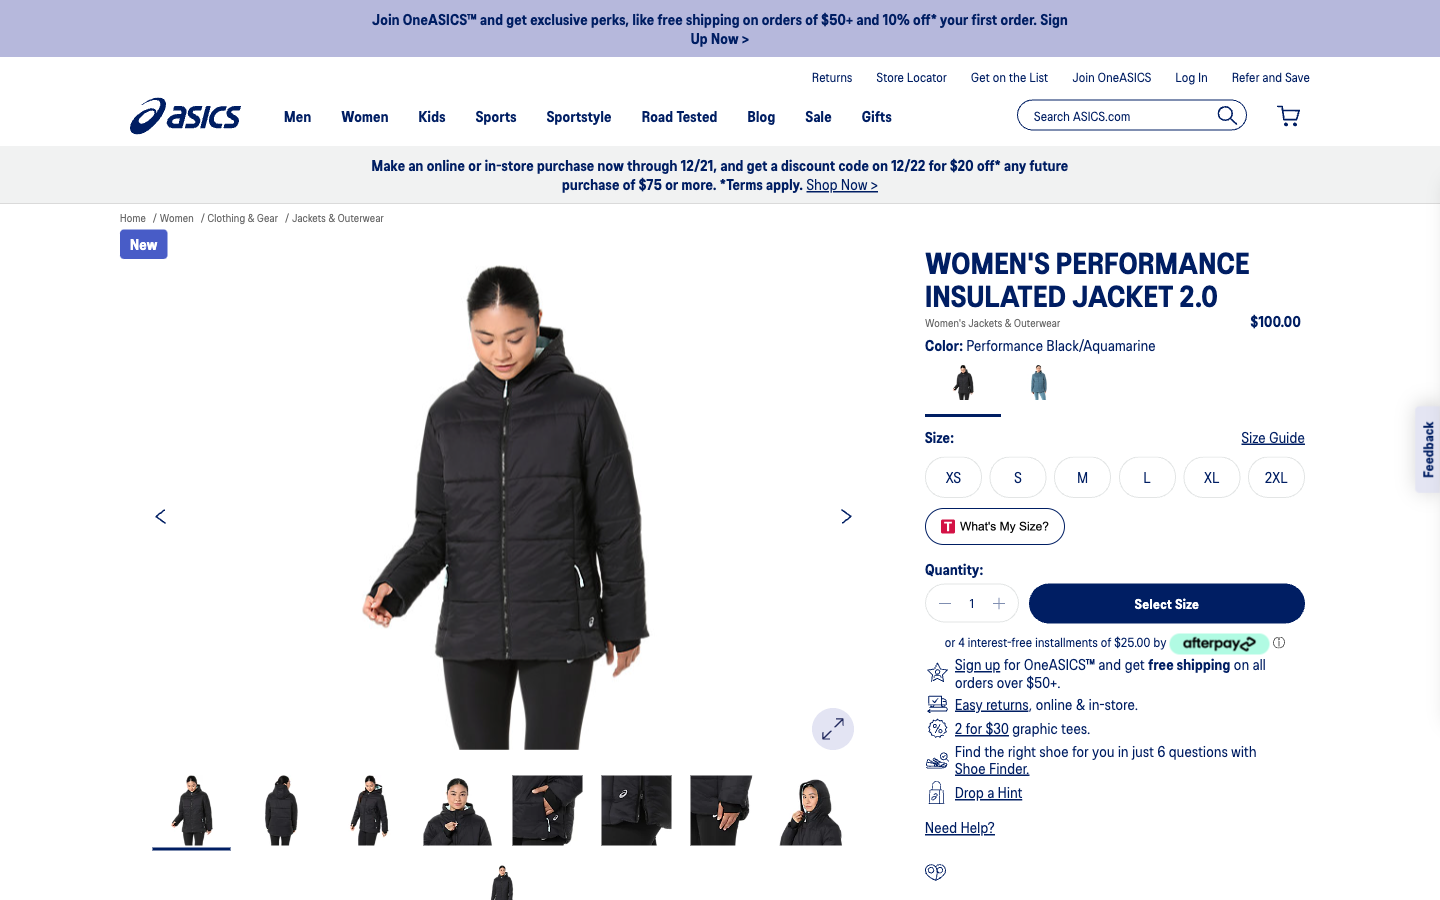  I want to click on Transition to the next image of the product, so click(845, 514).